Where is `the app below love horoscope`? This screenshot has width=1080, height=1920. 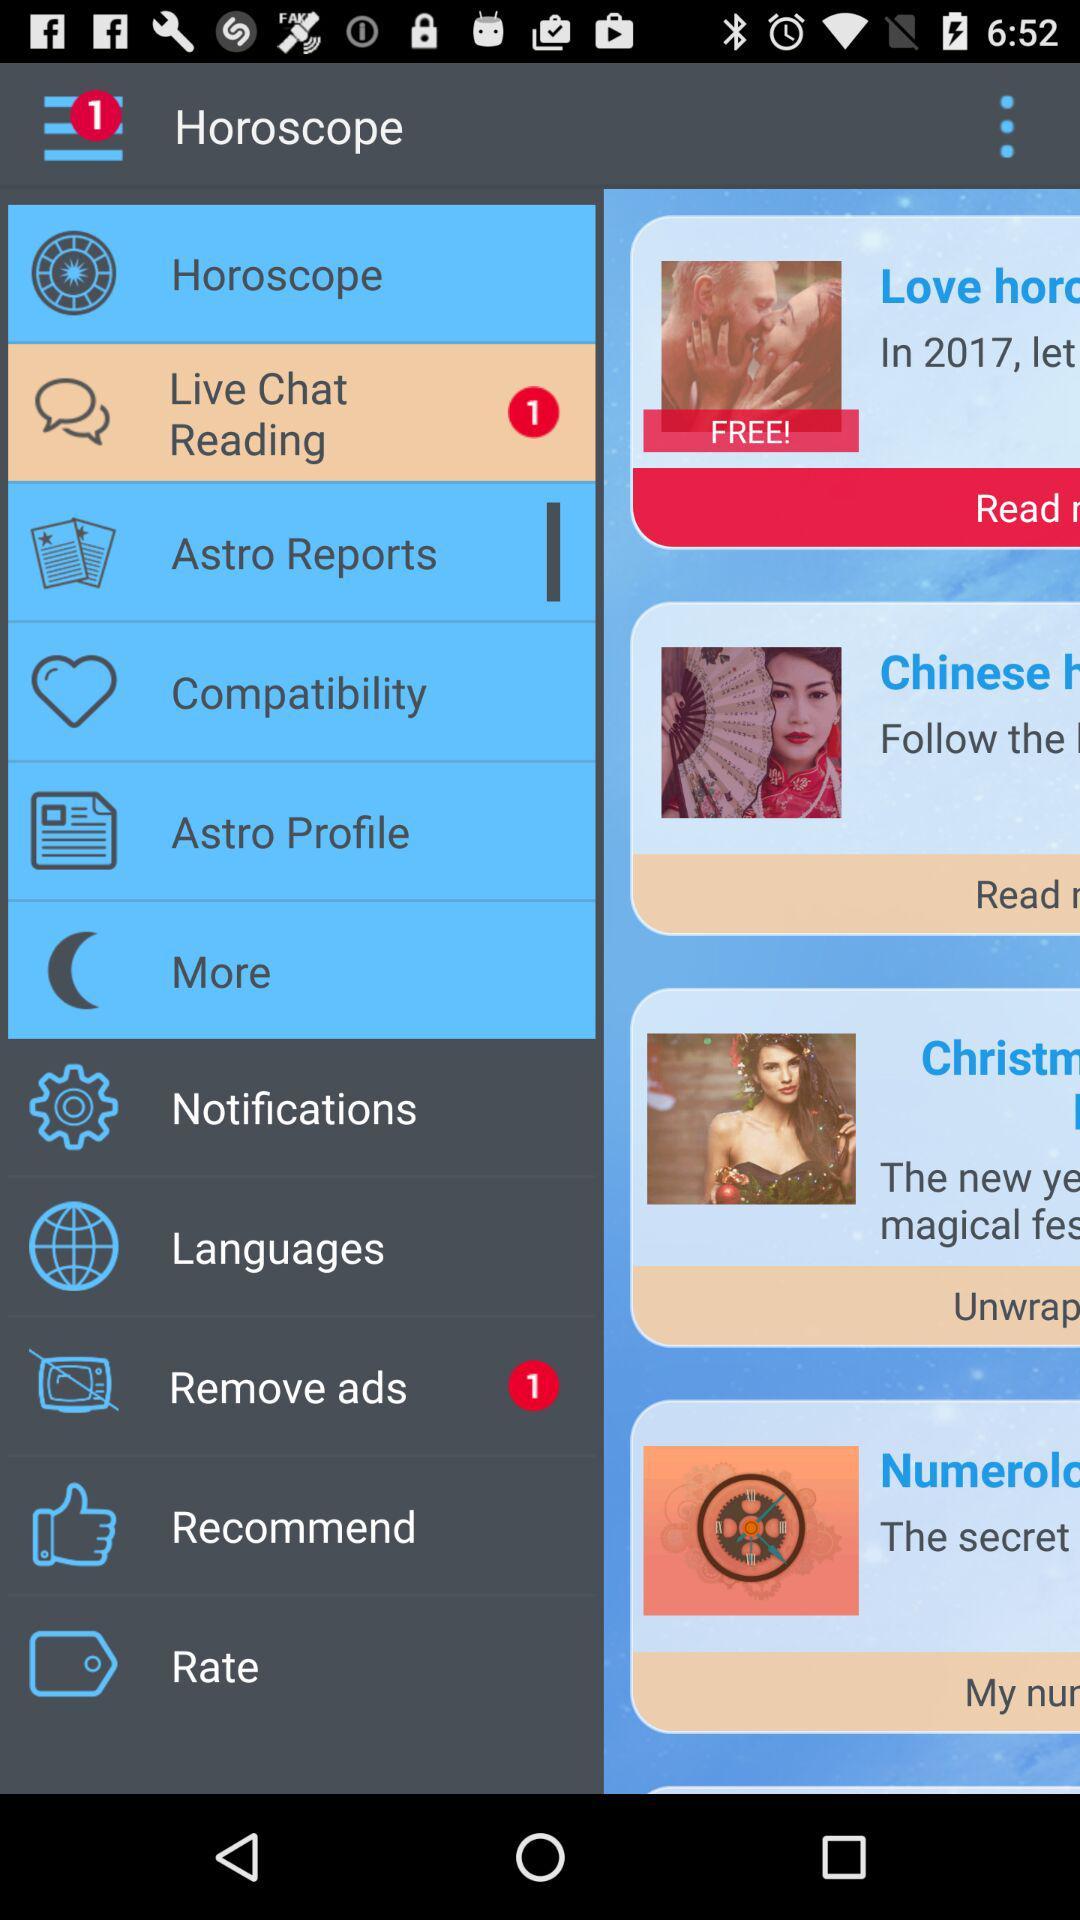 the app below love horoscope is located at coordinates (978, 350).